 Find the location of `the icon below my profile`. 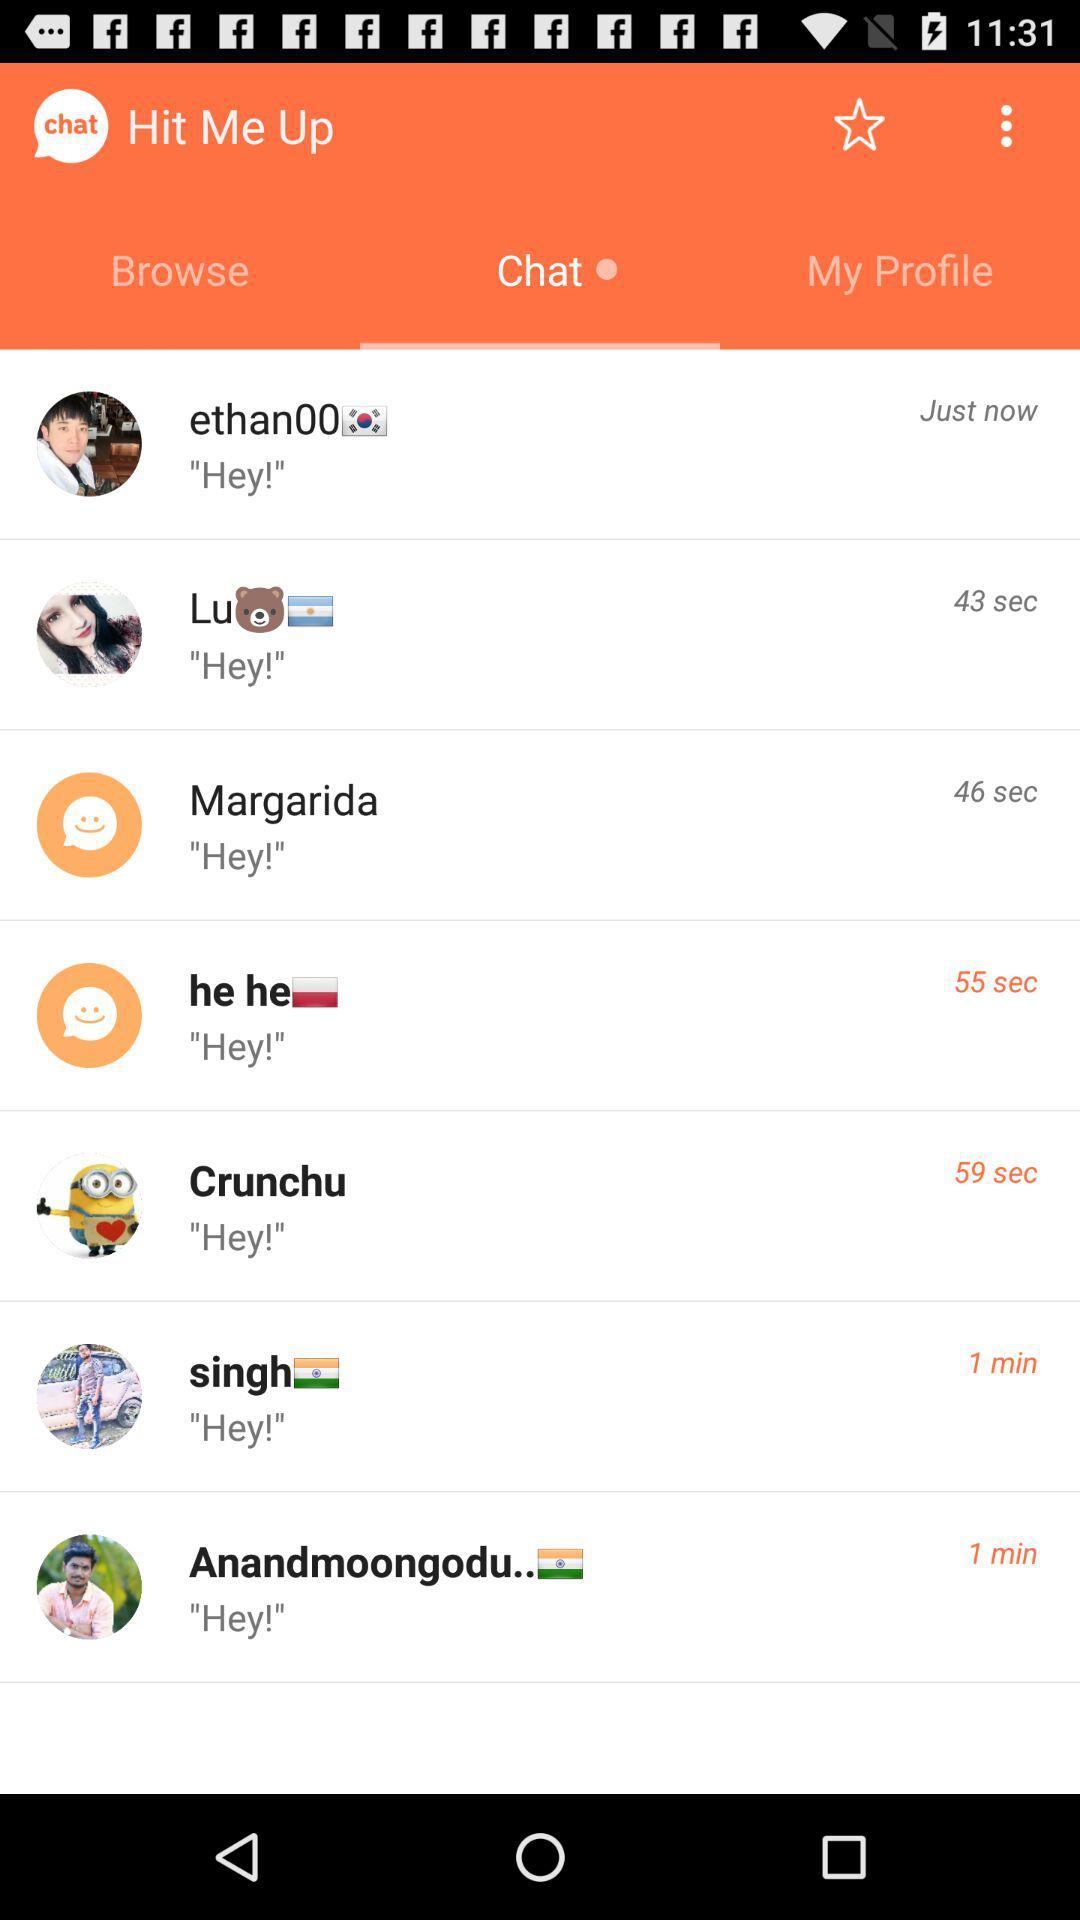

the icon below my profile is located at coordinates (978, 408).